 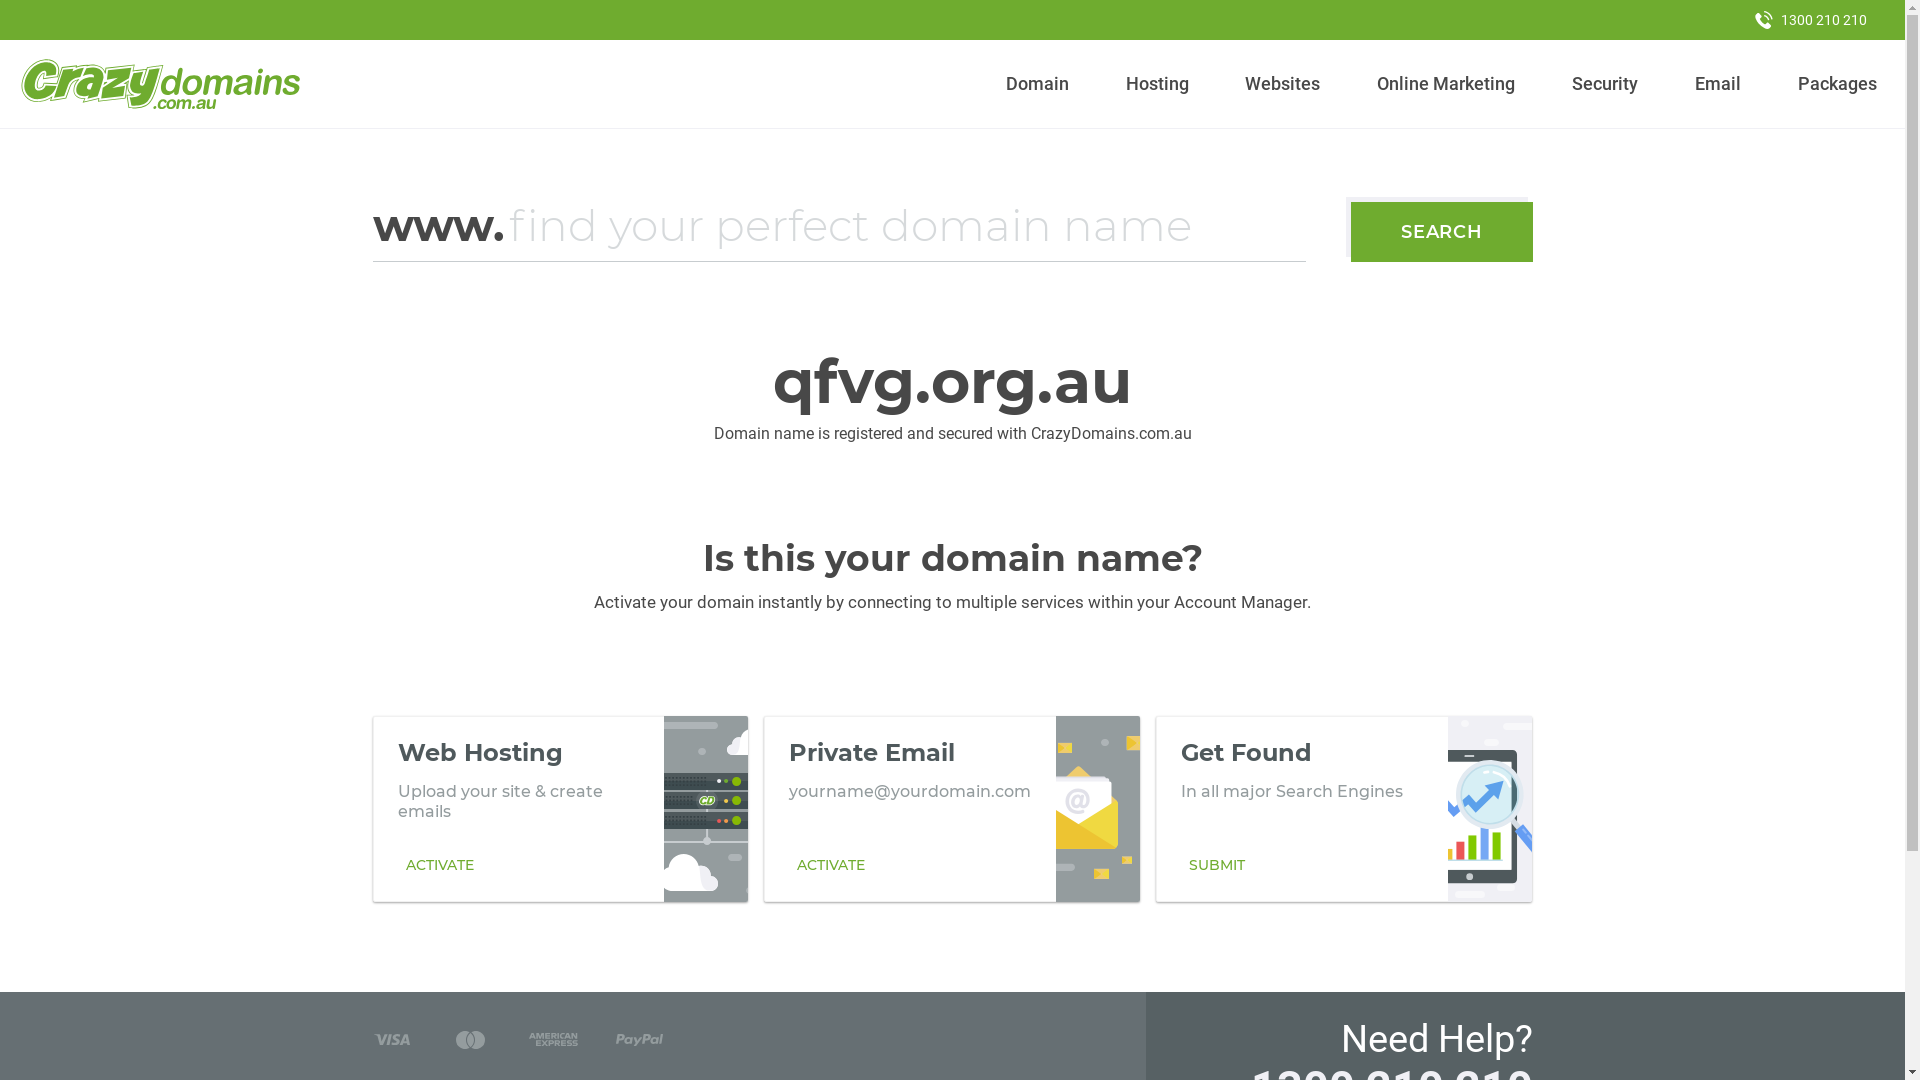 I want to click on 'Get Found, so click(x=1344, y=808).